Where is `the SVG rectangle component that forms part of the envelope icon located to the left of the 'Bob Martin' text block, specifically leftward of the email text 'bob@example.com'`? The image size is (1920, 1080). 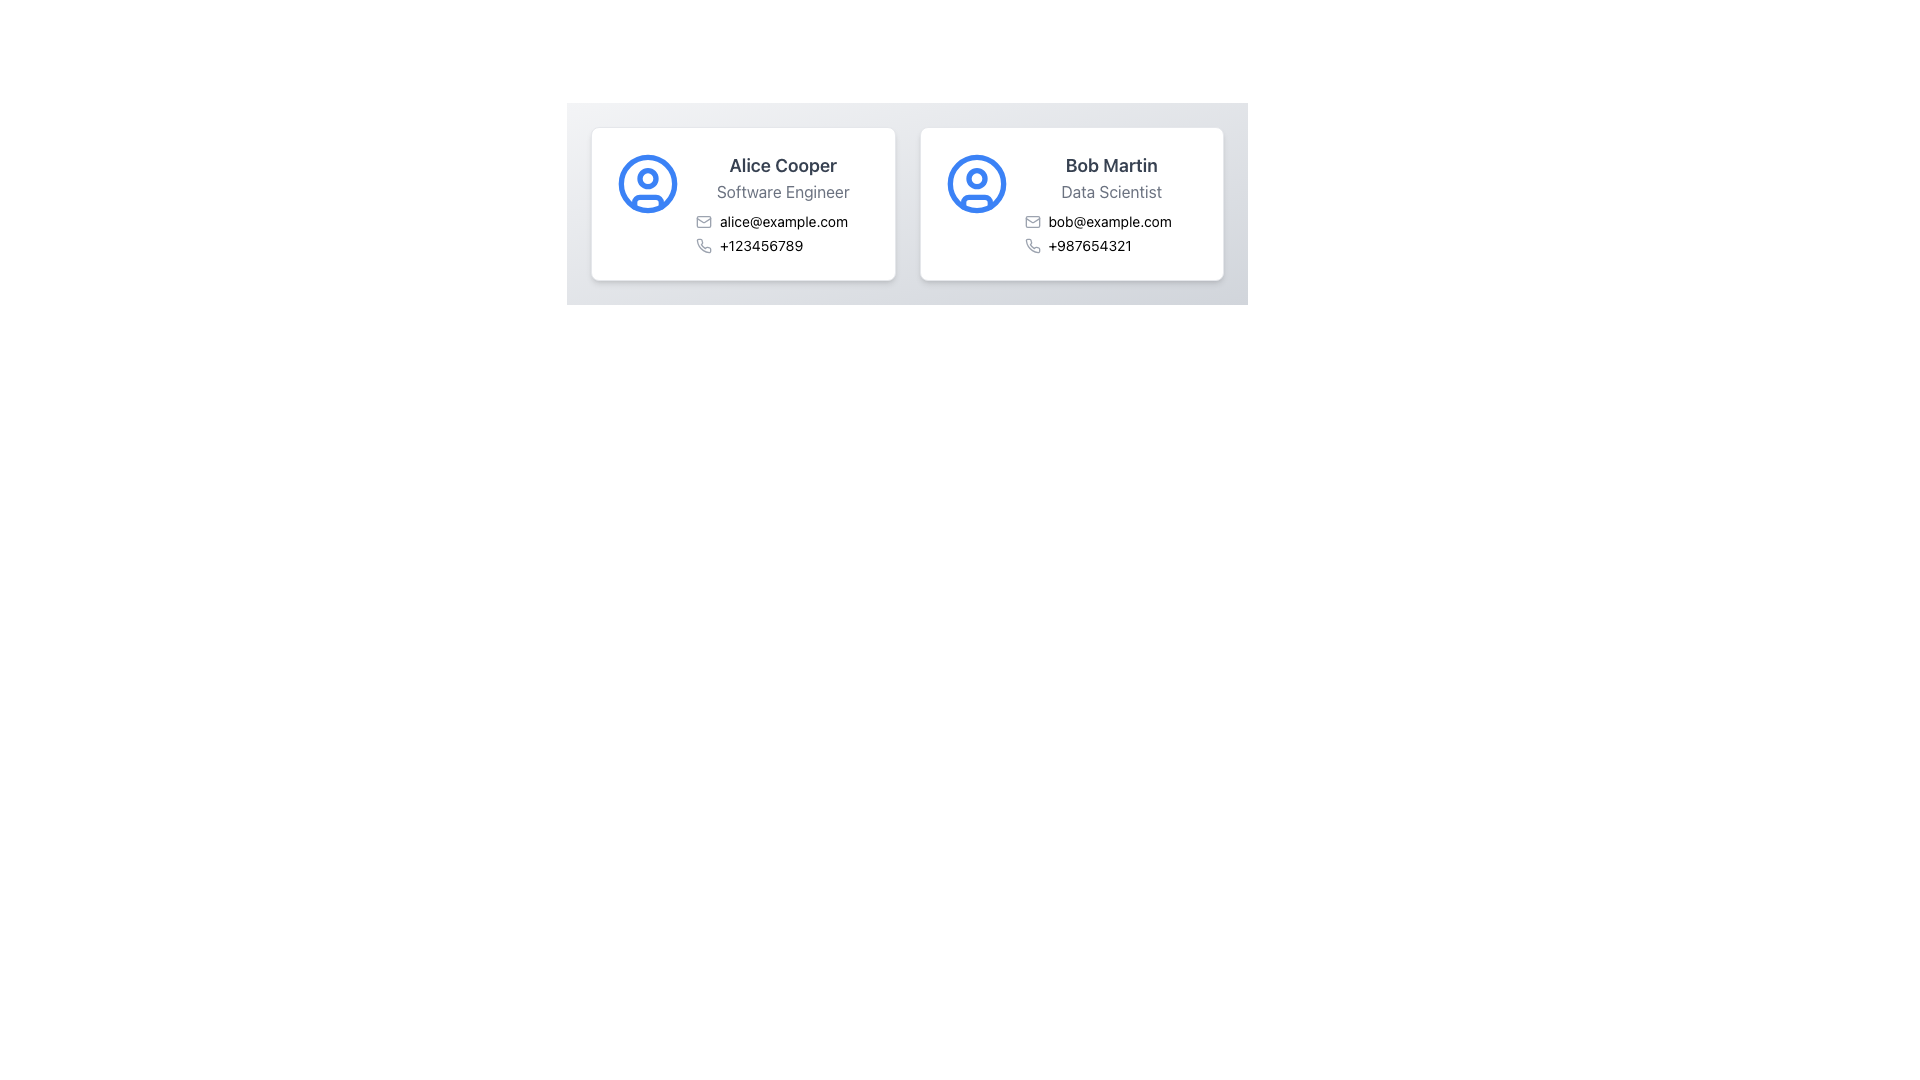
the SVG rectangle component that forms part of the envelope icon located to the left of the 'Bob Martin' text block, specifically leftward of the email text 'bob@example.com' is located at coordinates (1032, 222).